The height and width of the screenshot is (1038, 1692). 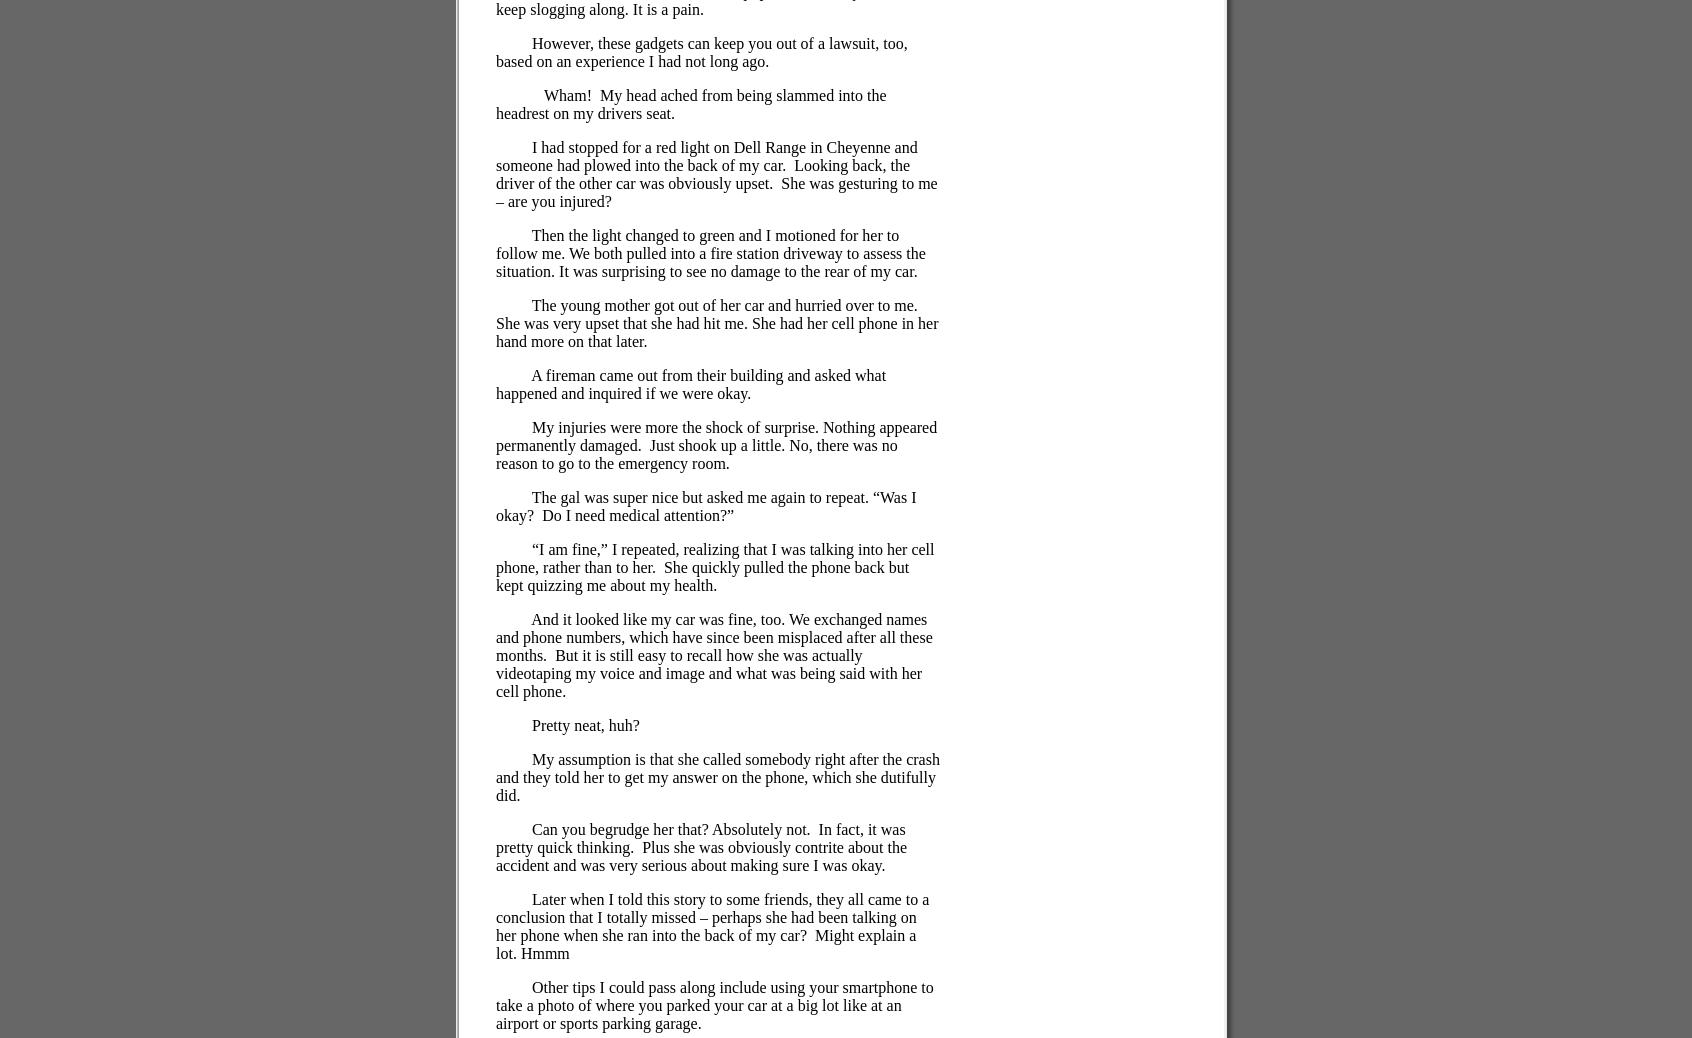 What do you see at coordinates (701, 856) in the screenshot?
I see `'Plus
she was obviously contrite about the accident and was very serious about making
sure I was okay.'` at bounding box center [701, 856].